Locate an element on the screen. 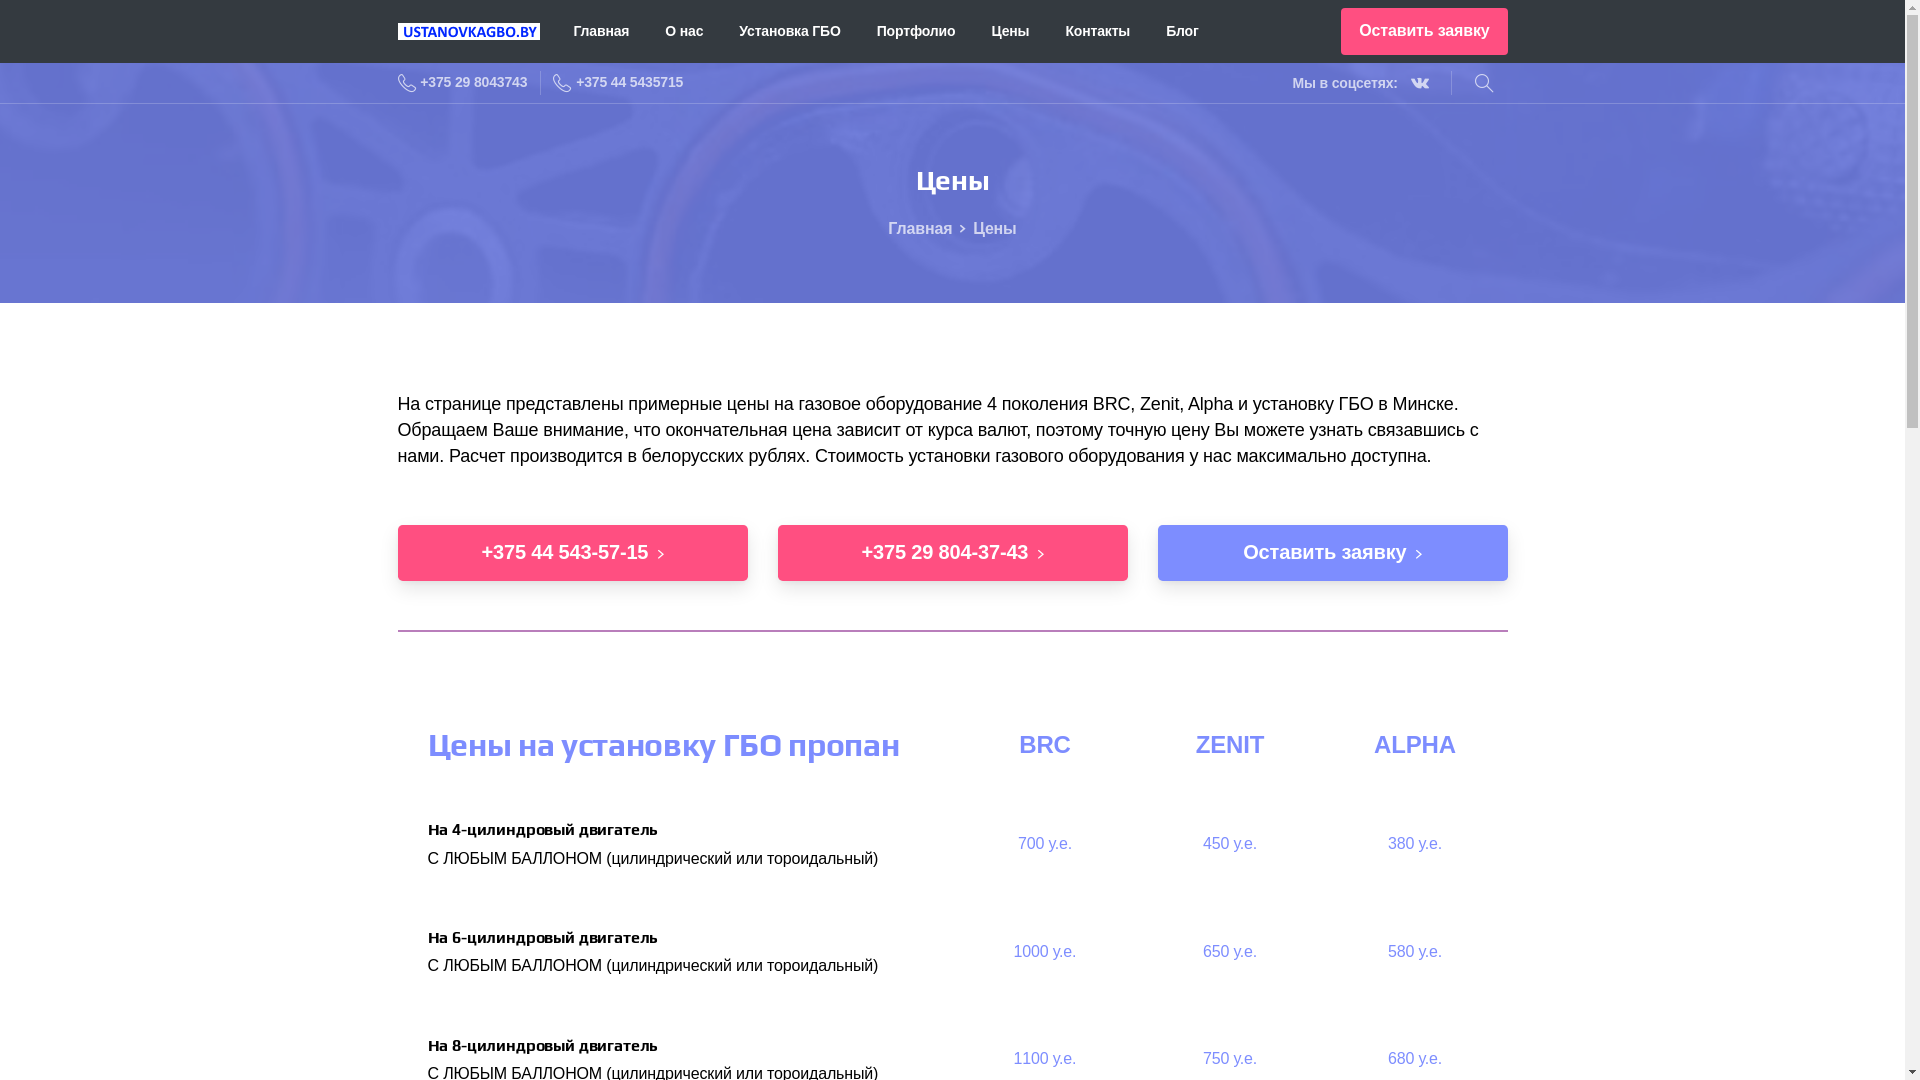 The height and width of the screenshot is (1080, 1920). 'Search' is located at coordinates (1483, 82).